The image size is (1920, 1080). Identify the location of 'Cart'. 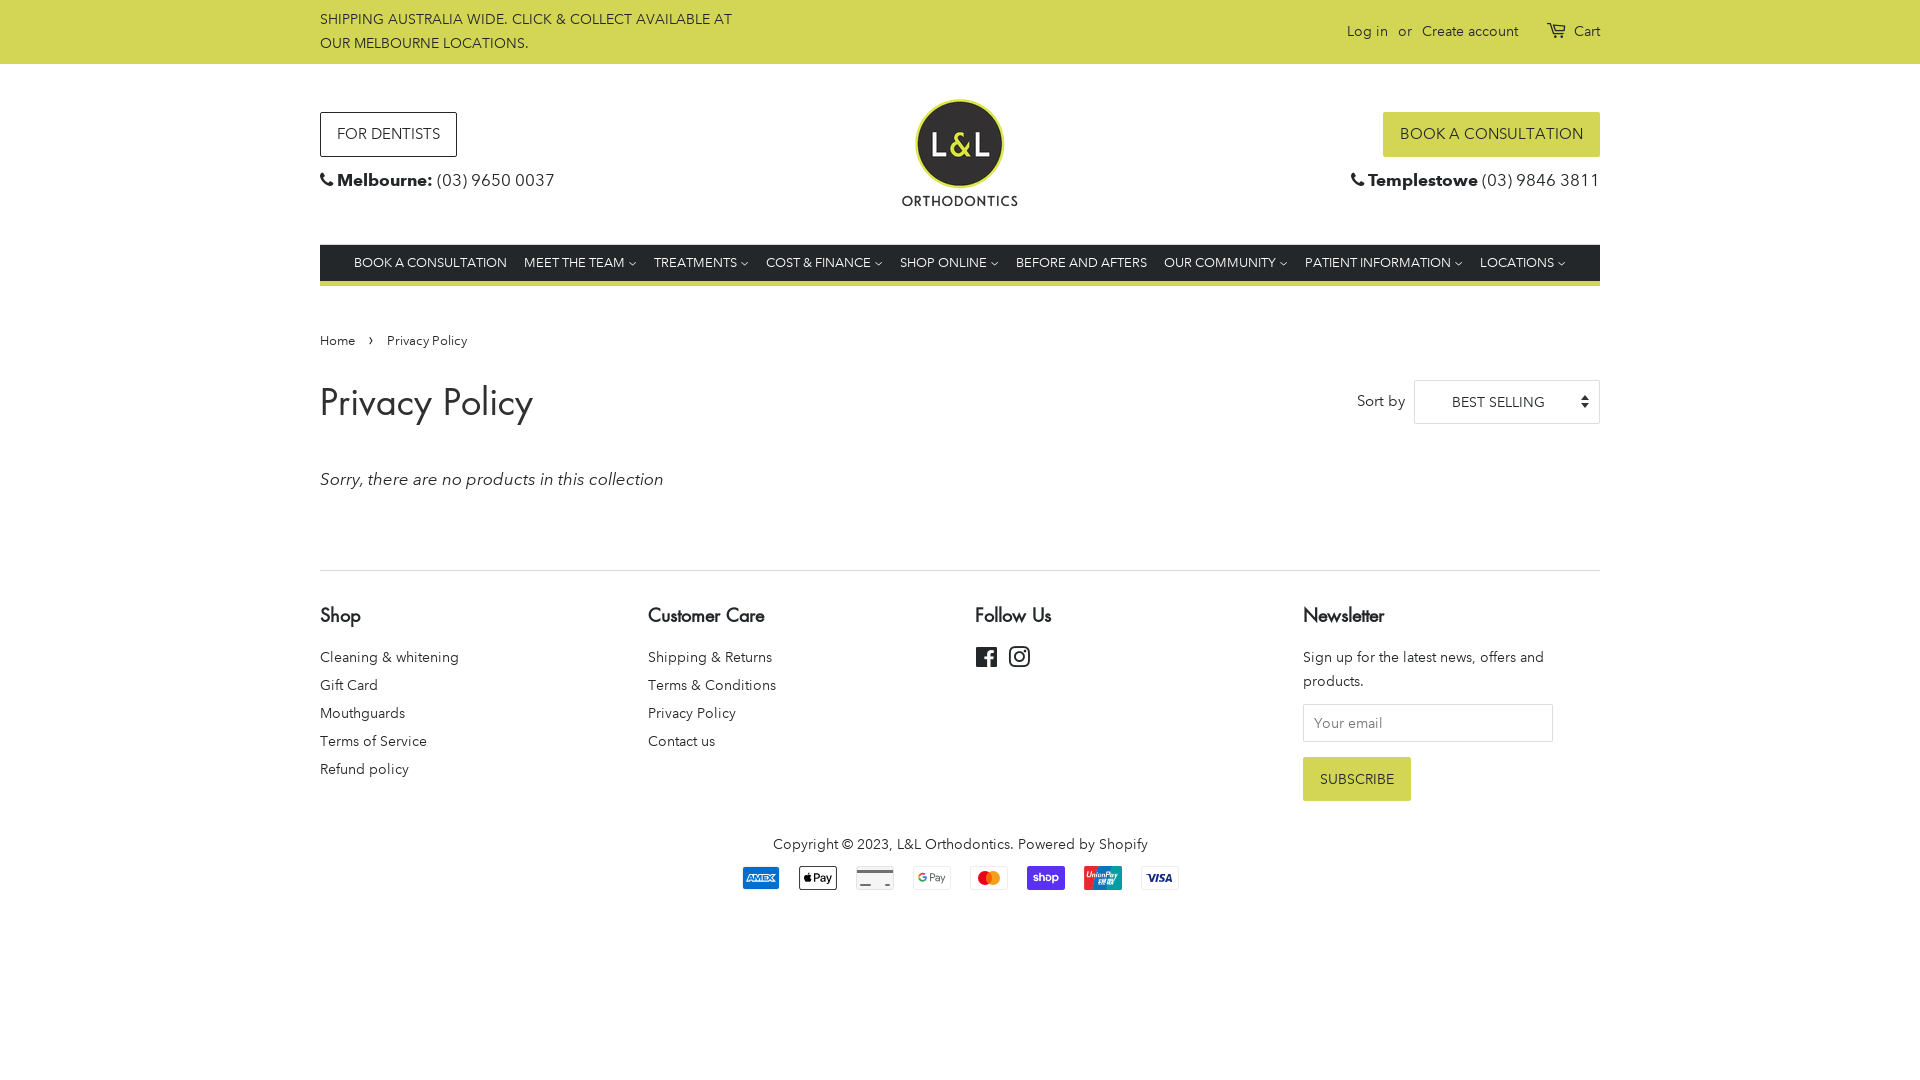
(1586, 31).